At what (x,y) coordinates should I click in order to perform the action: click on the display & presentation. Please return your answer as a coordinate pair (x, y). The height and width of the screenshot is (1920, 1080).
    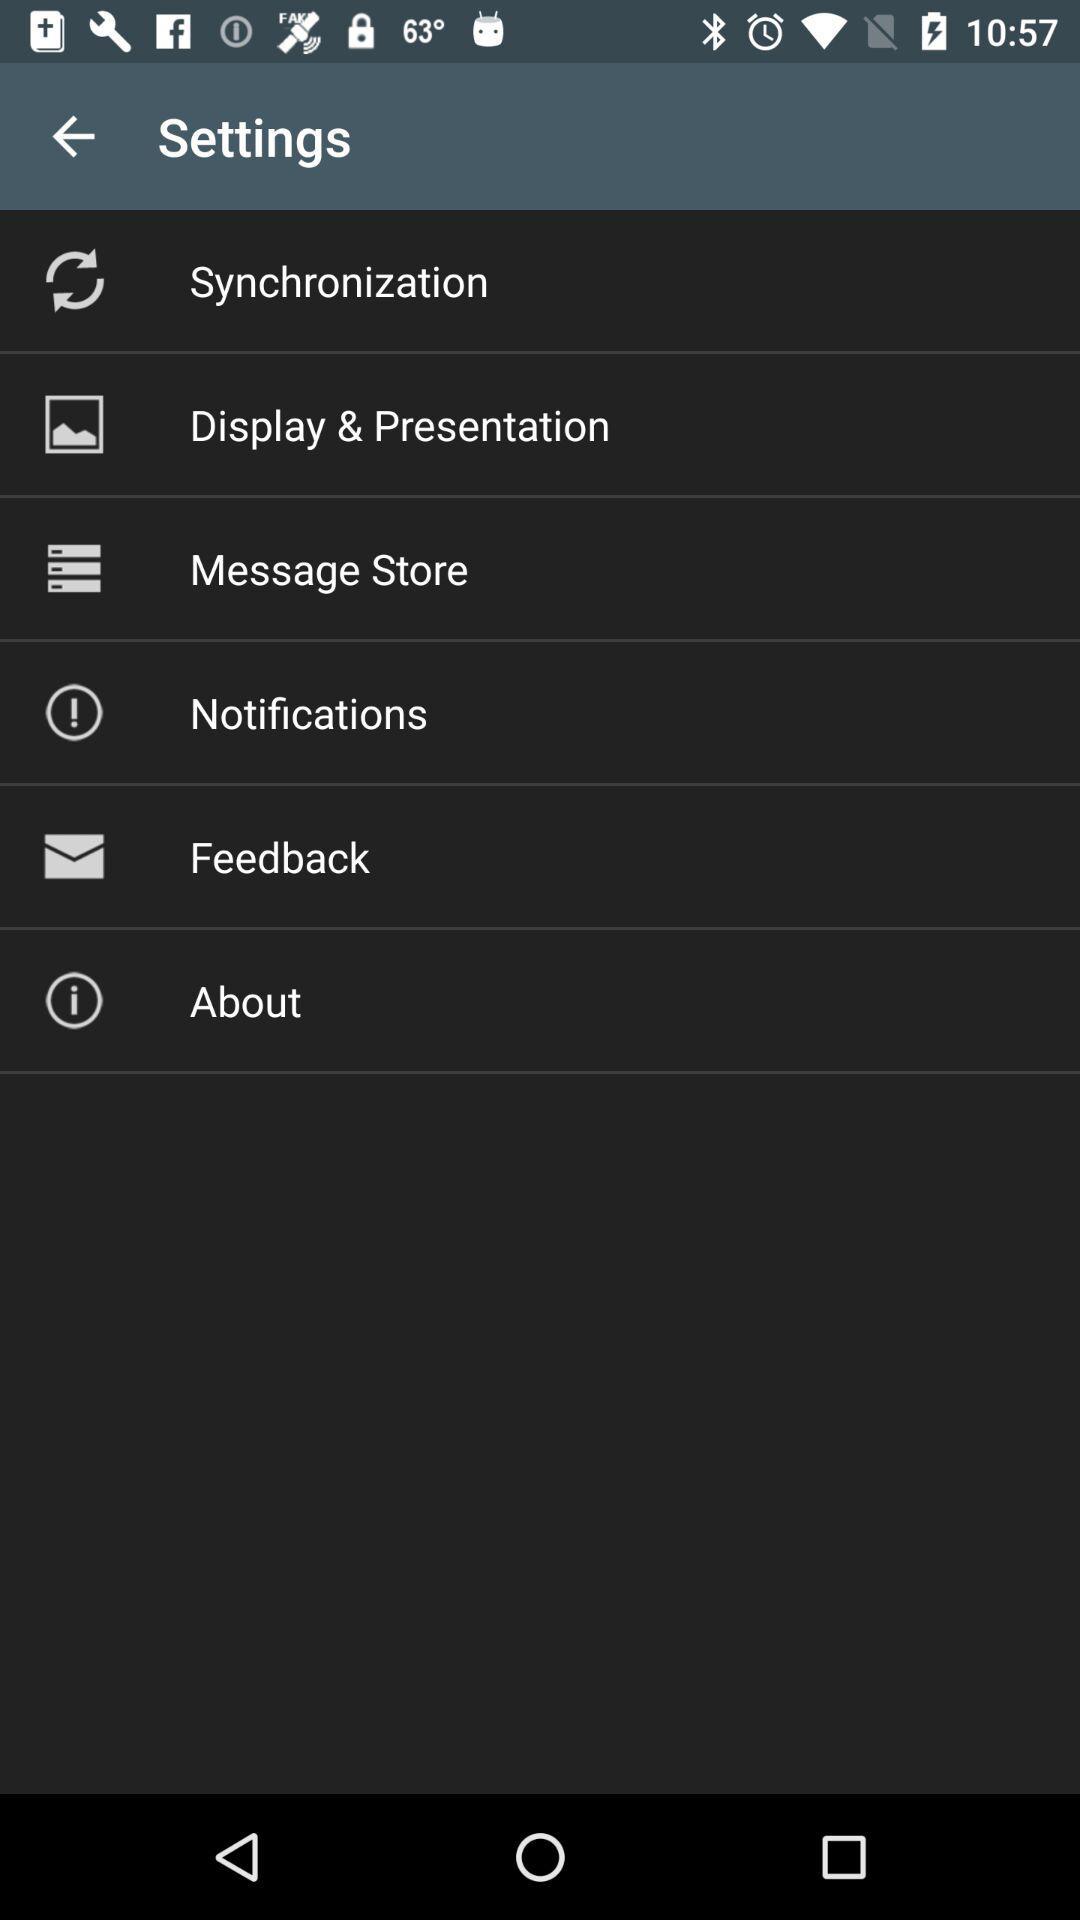
    Looking at the image, I should click on (400, 423).